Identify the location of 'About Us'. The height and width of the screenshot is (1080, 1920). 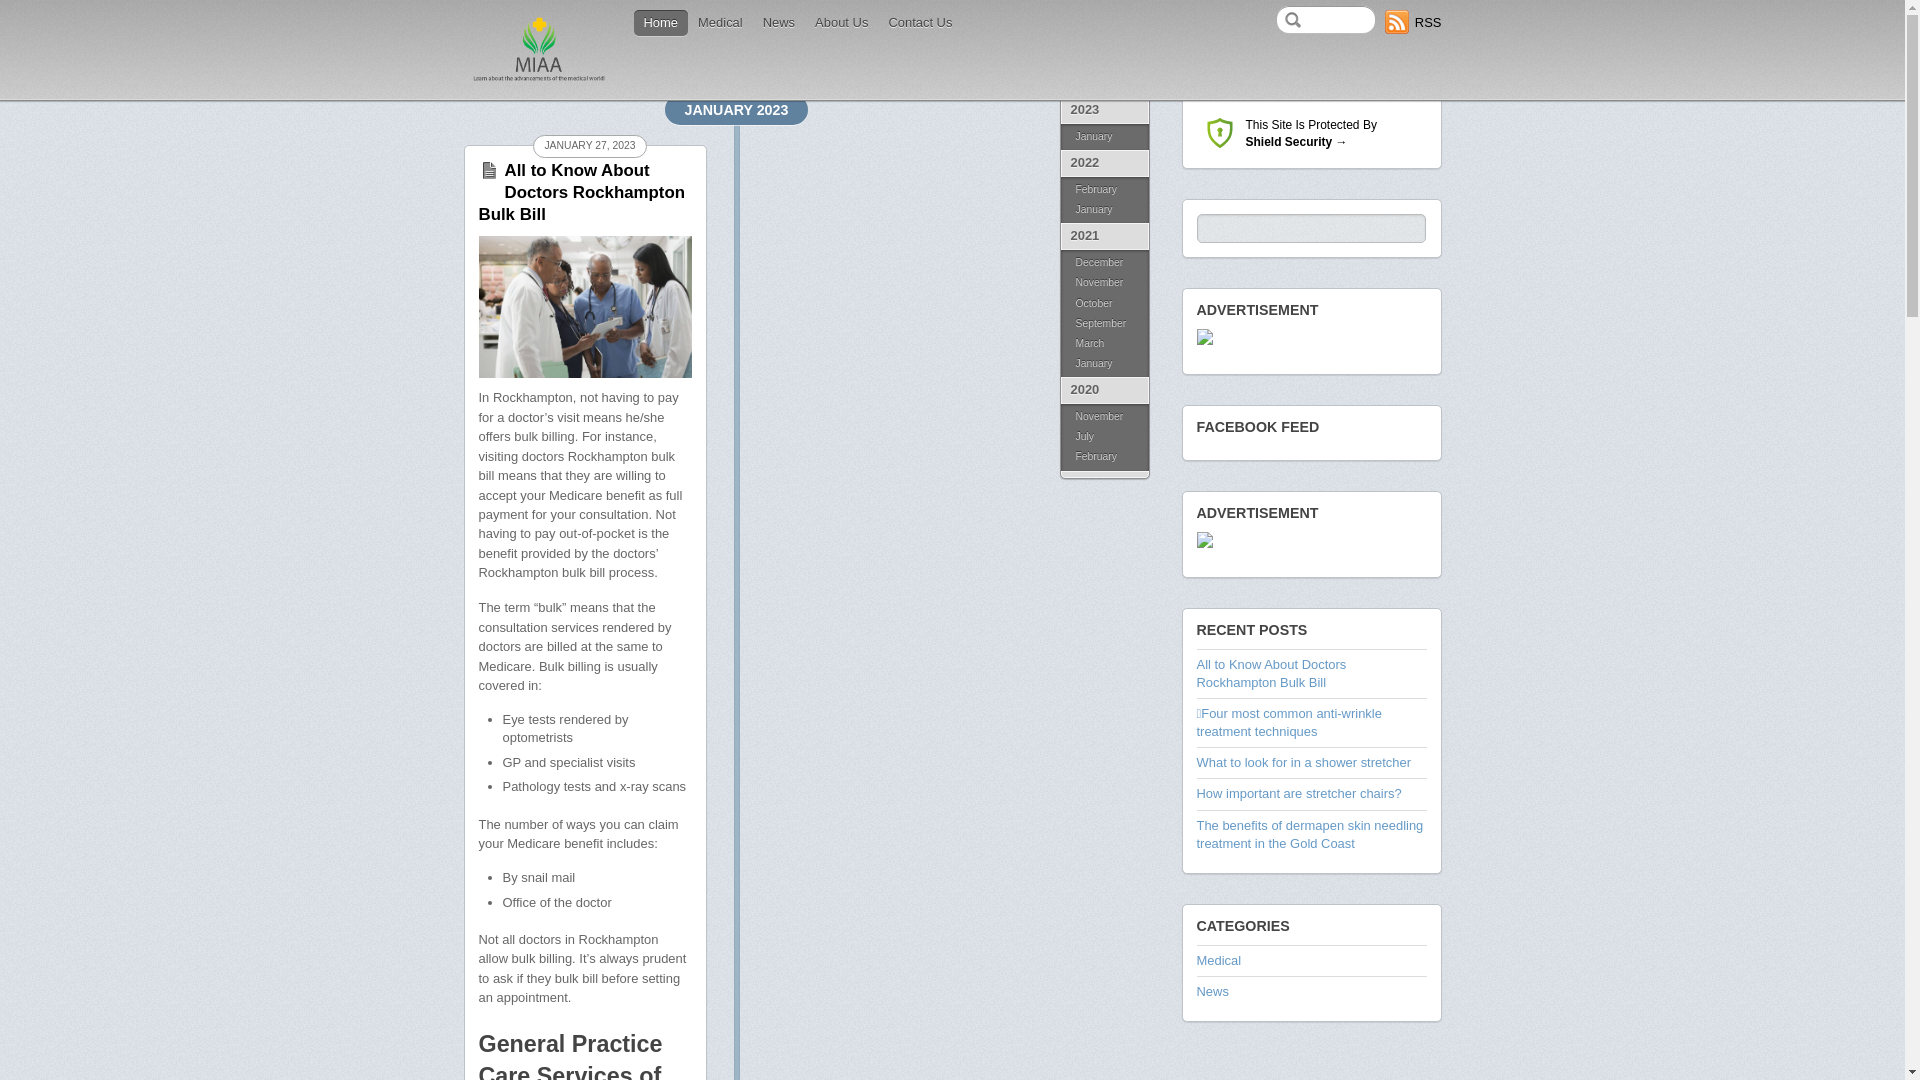
(805, 23).